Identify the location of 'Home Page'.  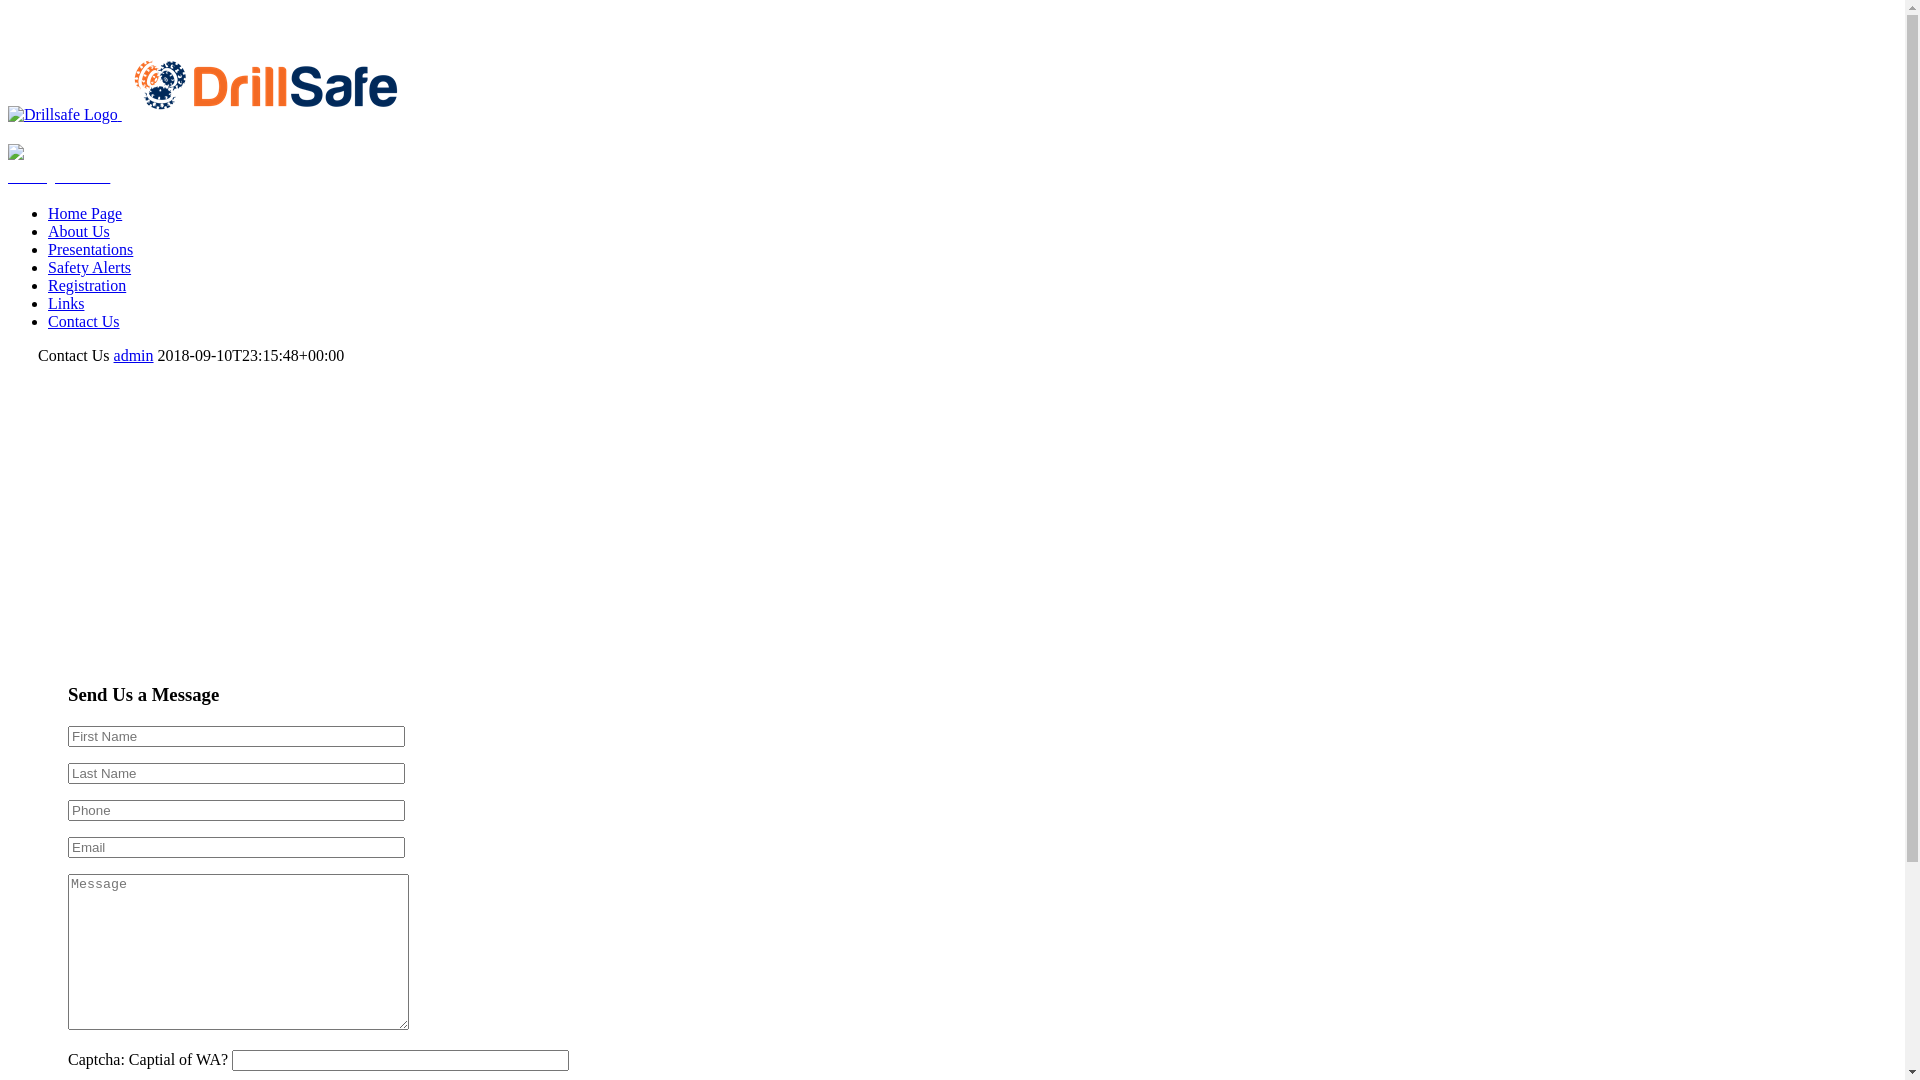
(84, 213).